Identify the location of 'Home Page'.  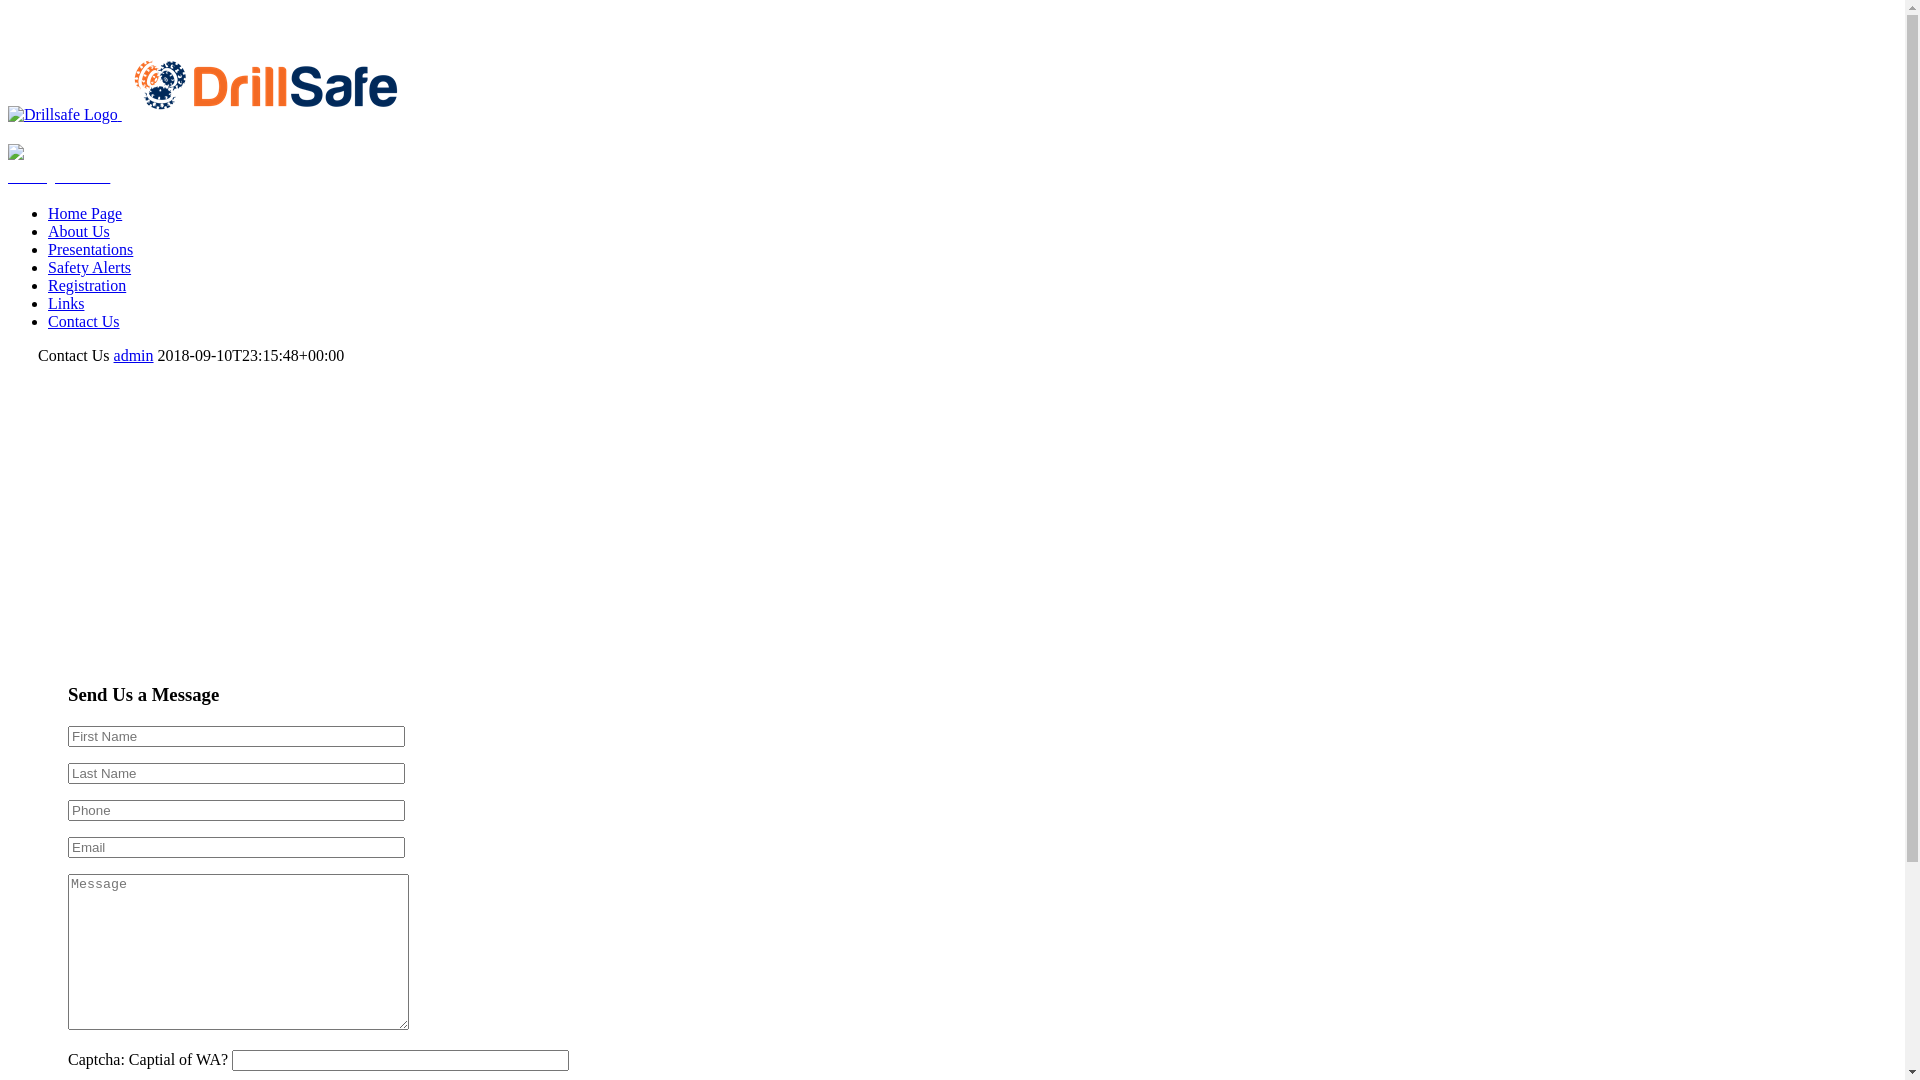
(84, 213).